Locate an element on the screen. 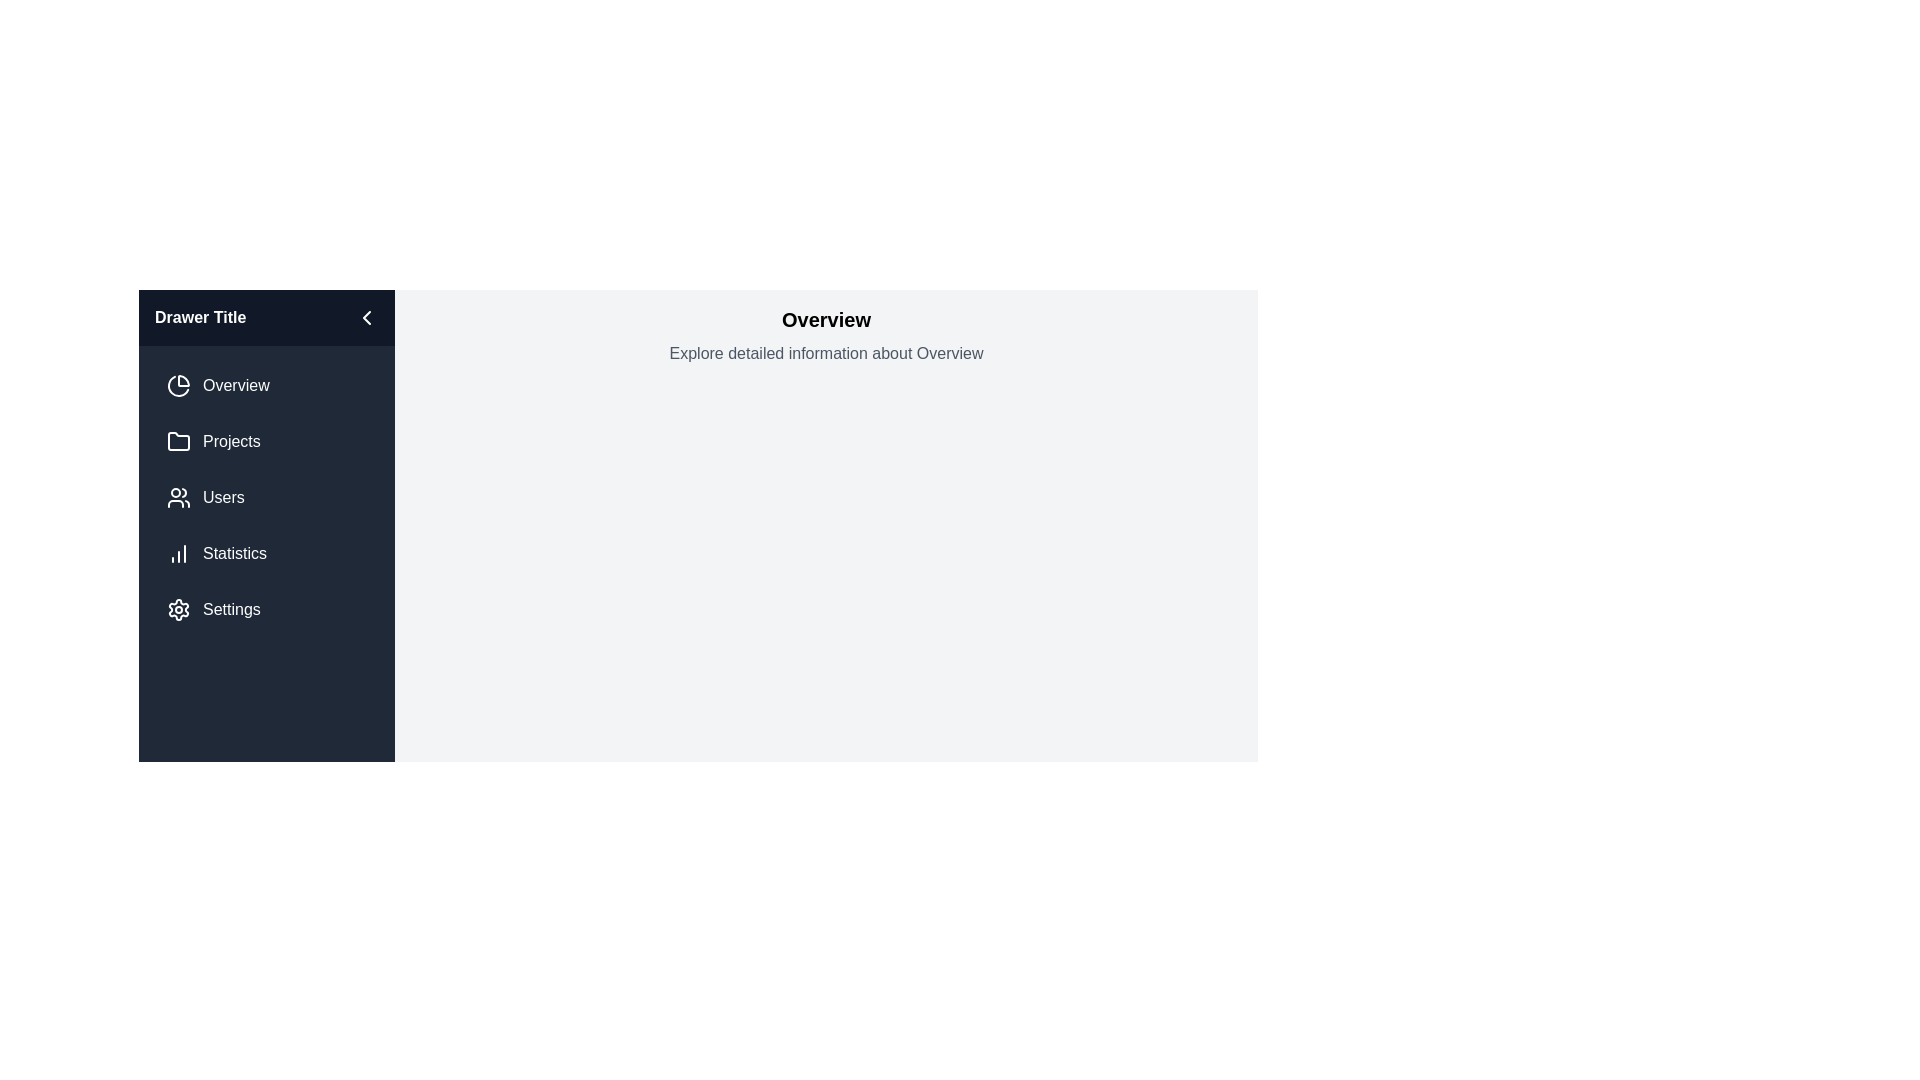 The width and height of the screenshot is (1920, 1080). the menu item corresponding to Settings in the sidebar to navigate to that section is located at coordinates (266, 608).